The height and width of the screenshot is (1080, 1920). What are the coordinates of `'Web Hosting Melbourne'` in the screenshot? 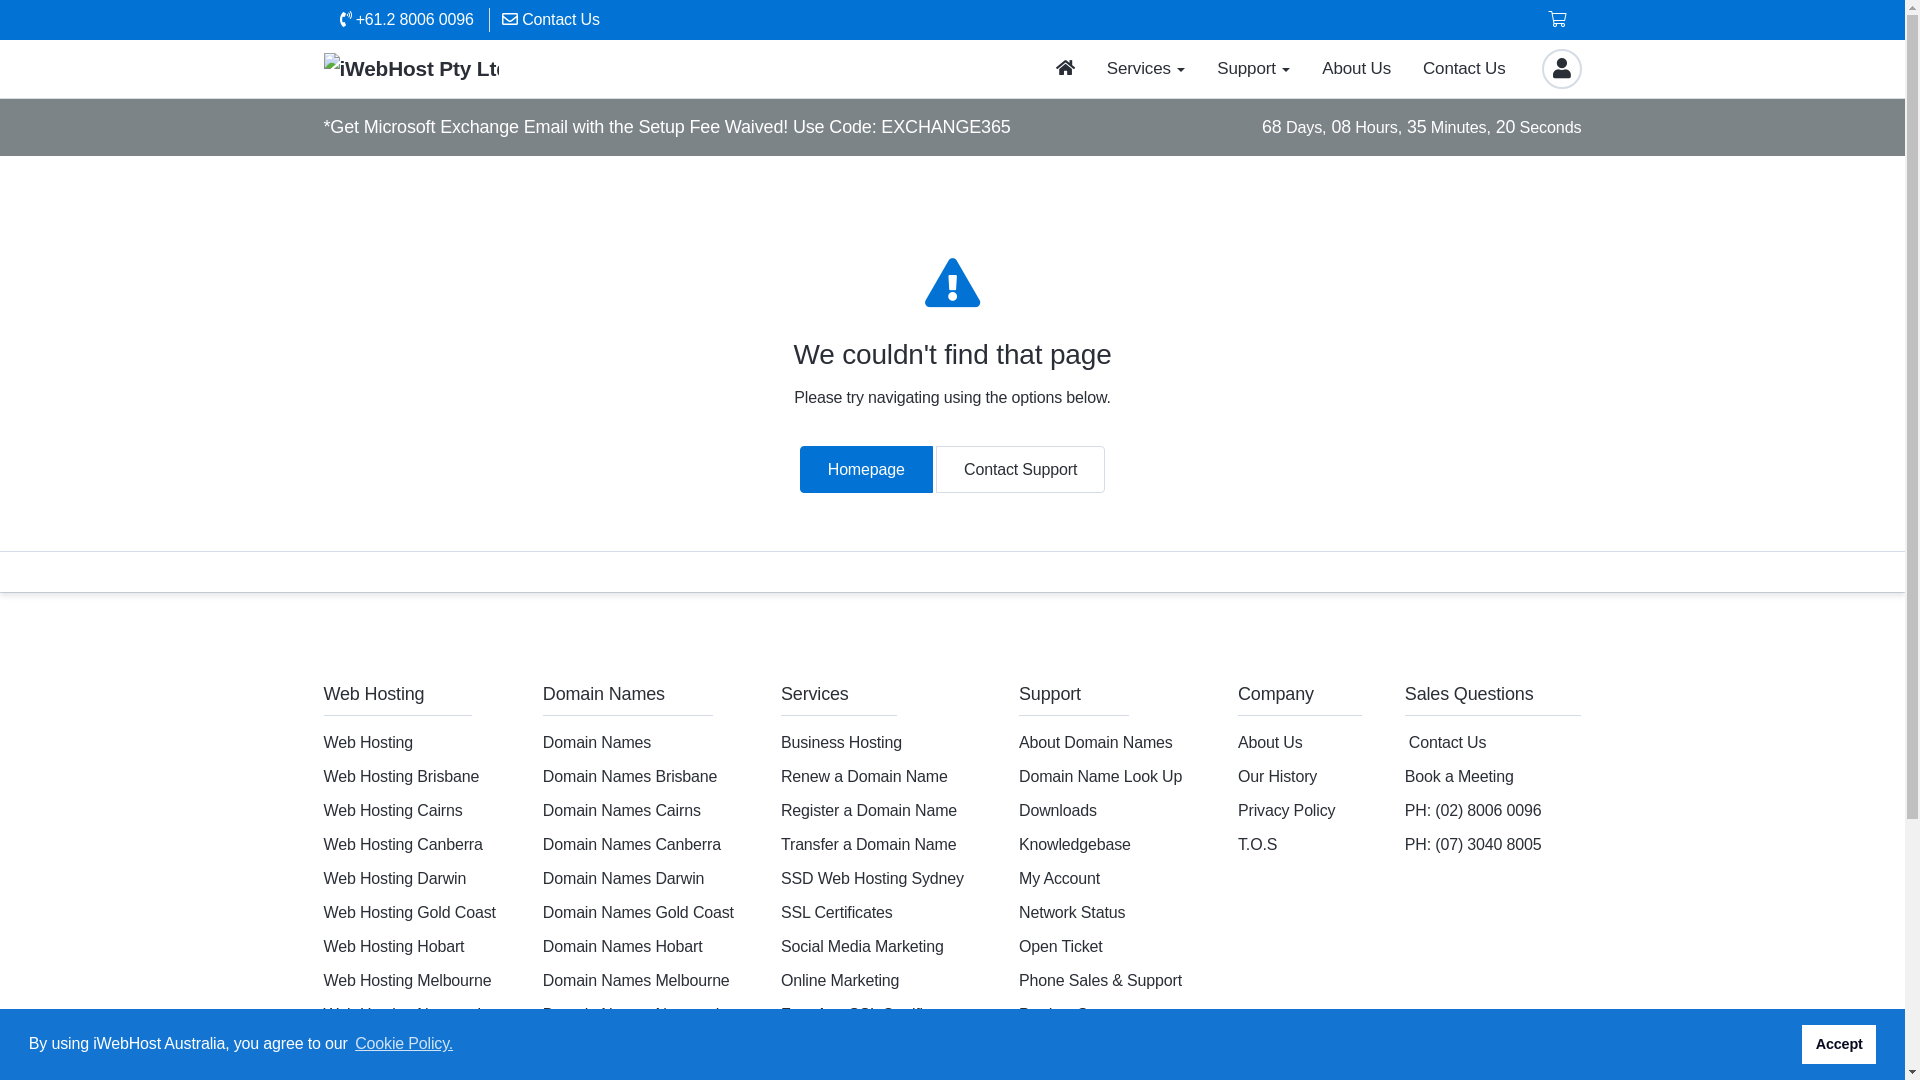 It's located at (407, 979).